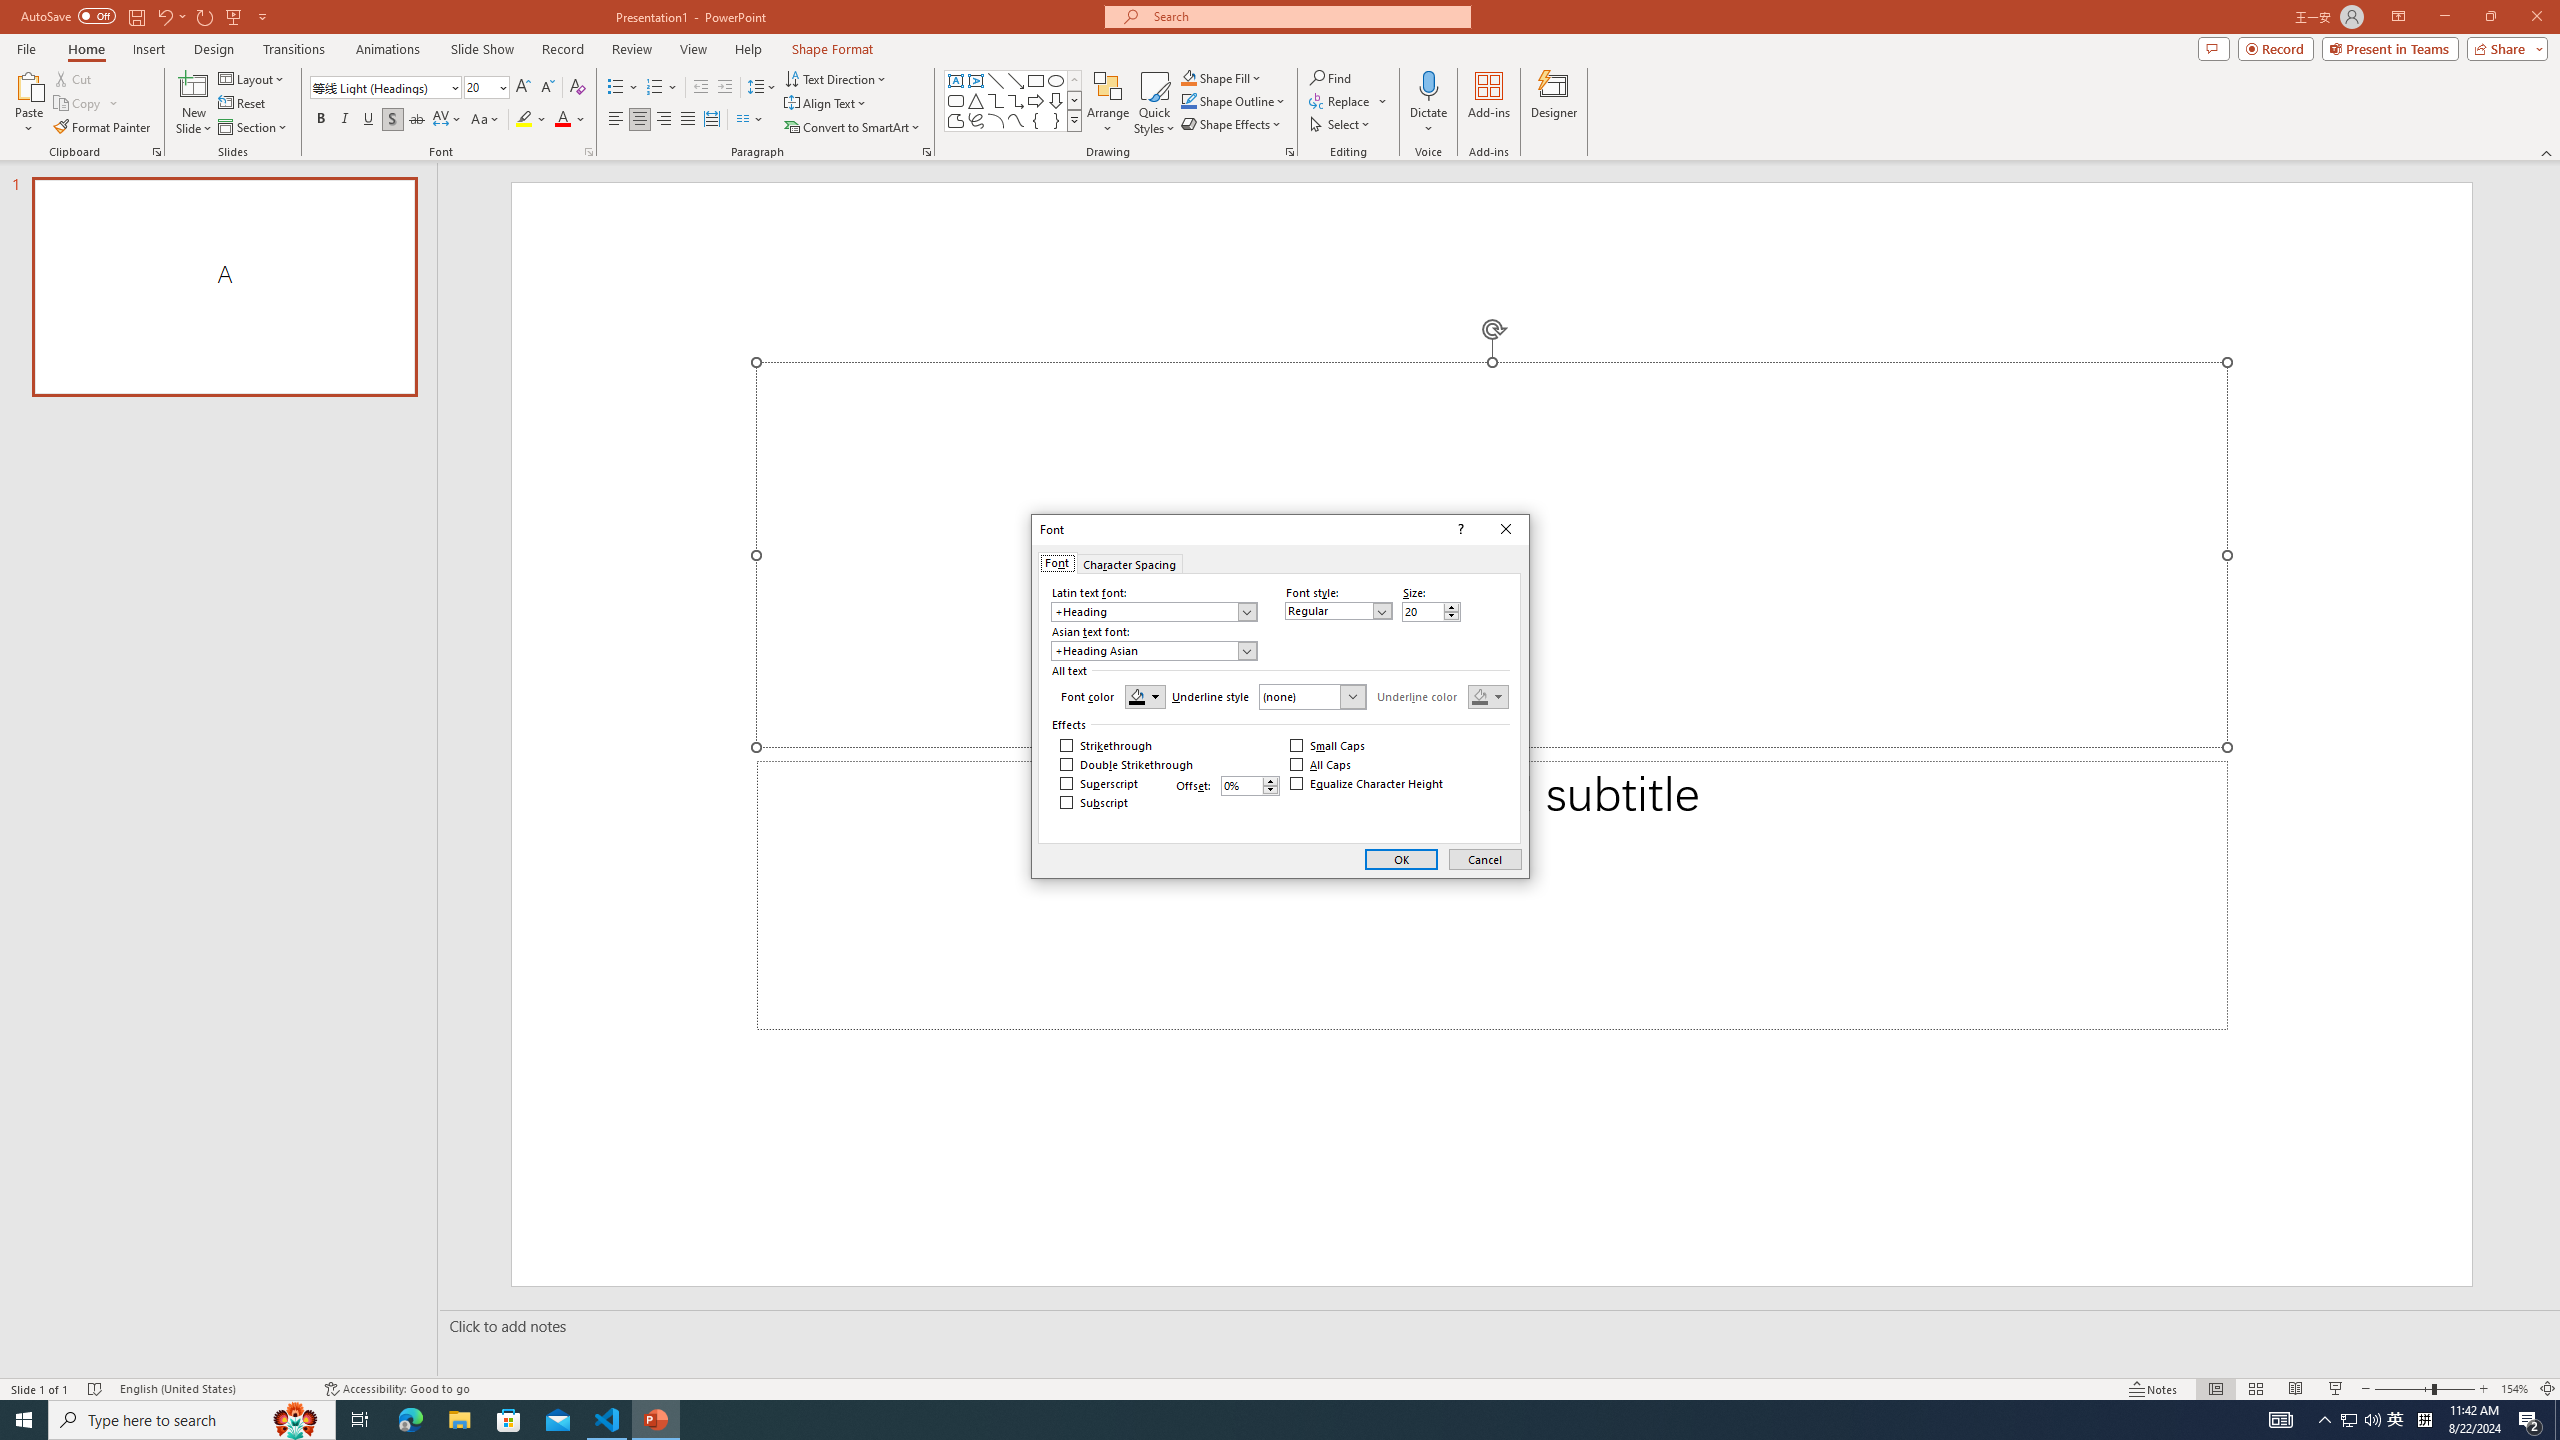 The image size is (2560, 1440). What do you see at coordinates (1431, 612) in the screenshot?
I see `'Size'` at bounding box center [1431, 612].